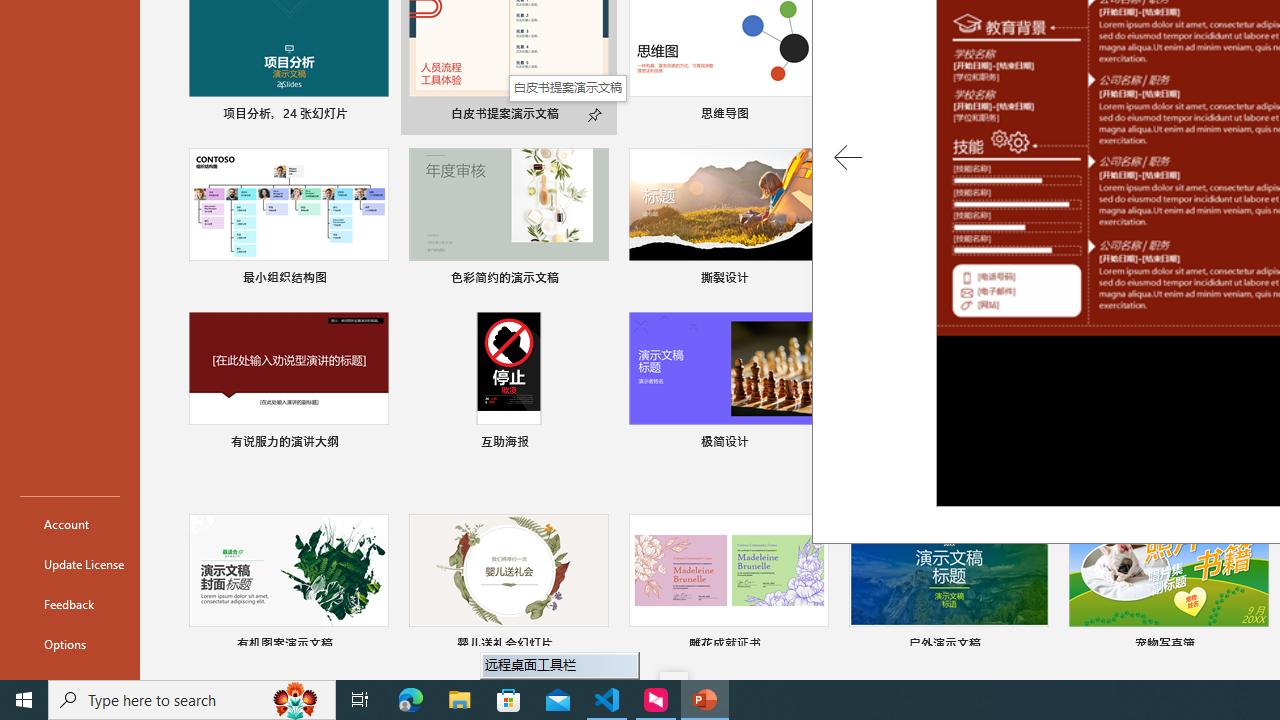  I want to click on 'Pin to list', so click(1254, 645).